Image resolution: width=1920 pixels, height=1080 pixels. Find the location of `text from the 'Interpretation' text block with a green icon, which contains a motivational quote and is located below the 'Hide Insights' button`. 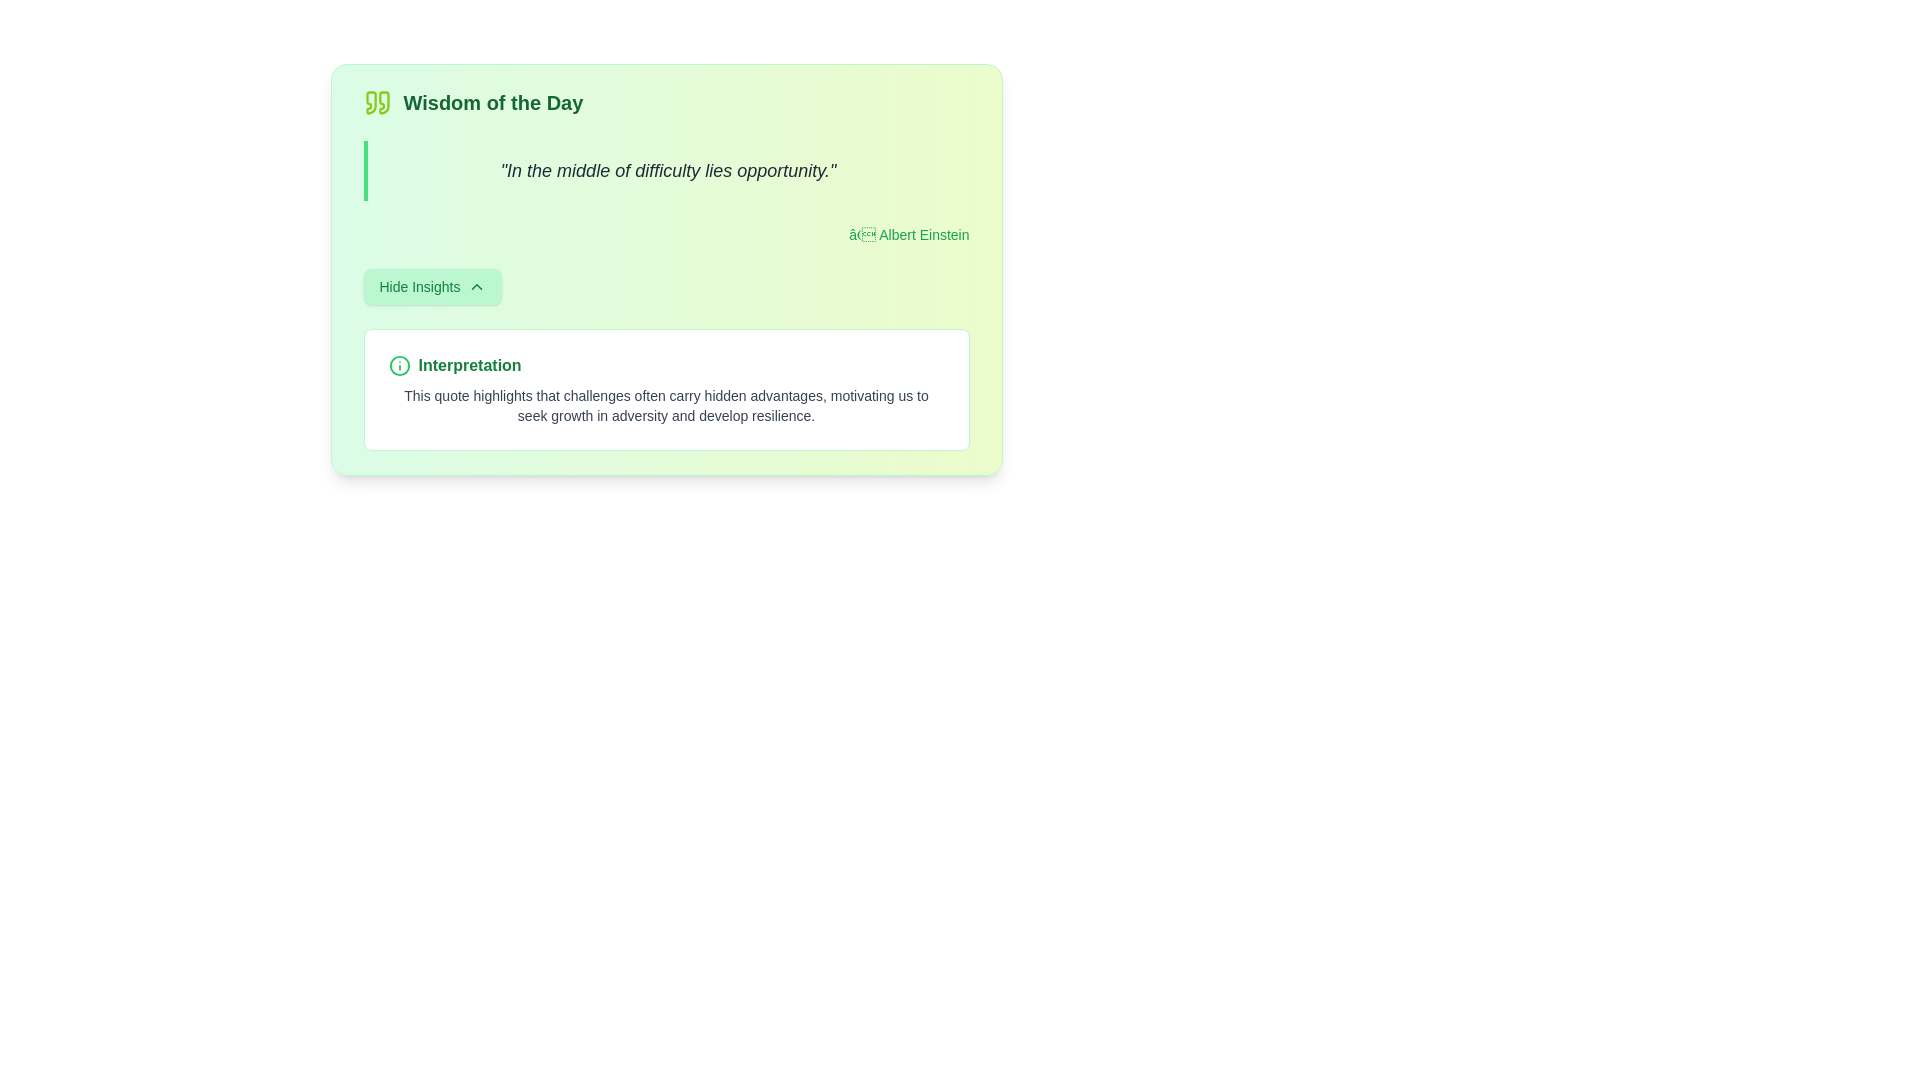

text from the 'Interpretation' text block with a green icon, which contains a motivational quote and is located below the 'Hide Insights' button is located at coordinates (666, 389).